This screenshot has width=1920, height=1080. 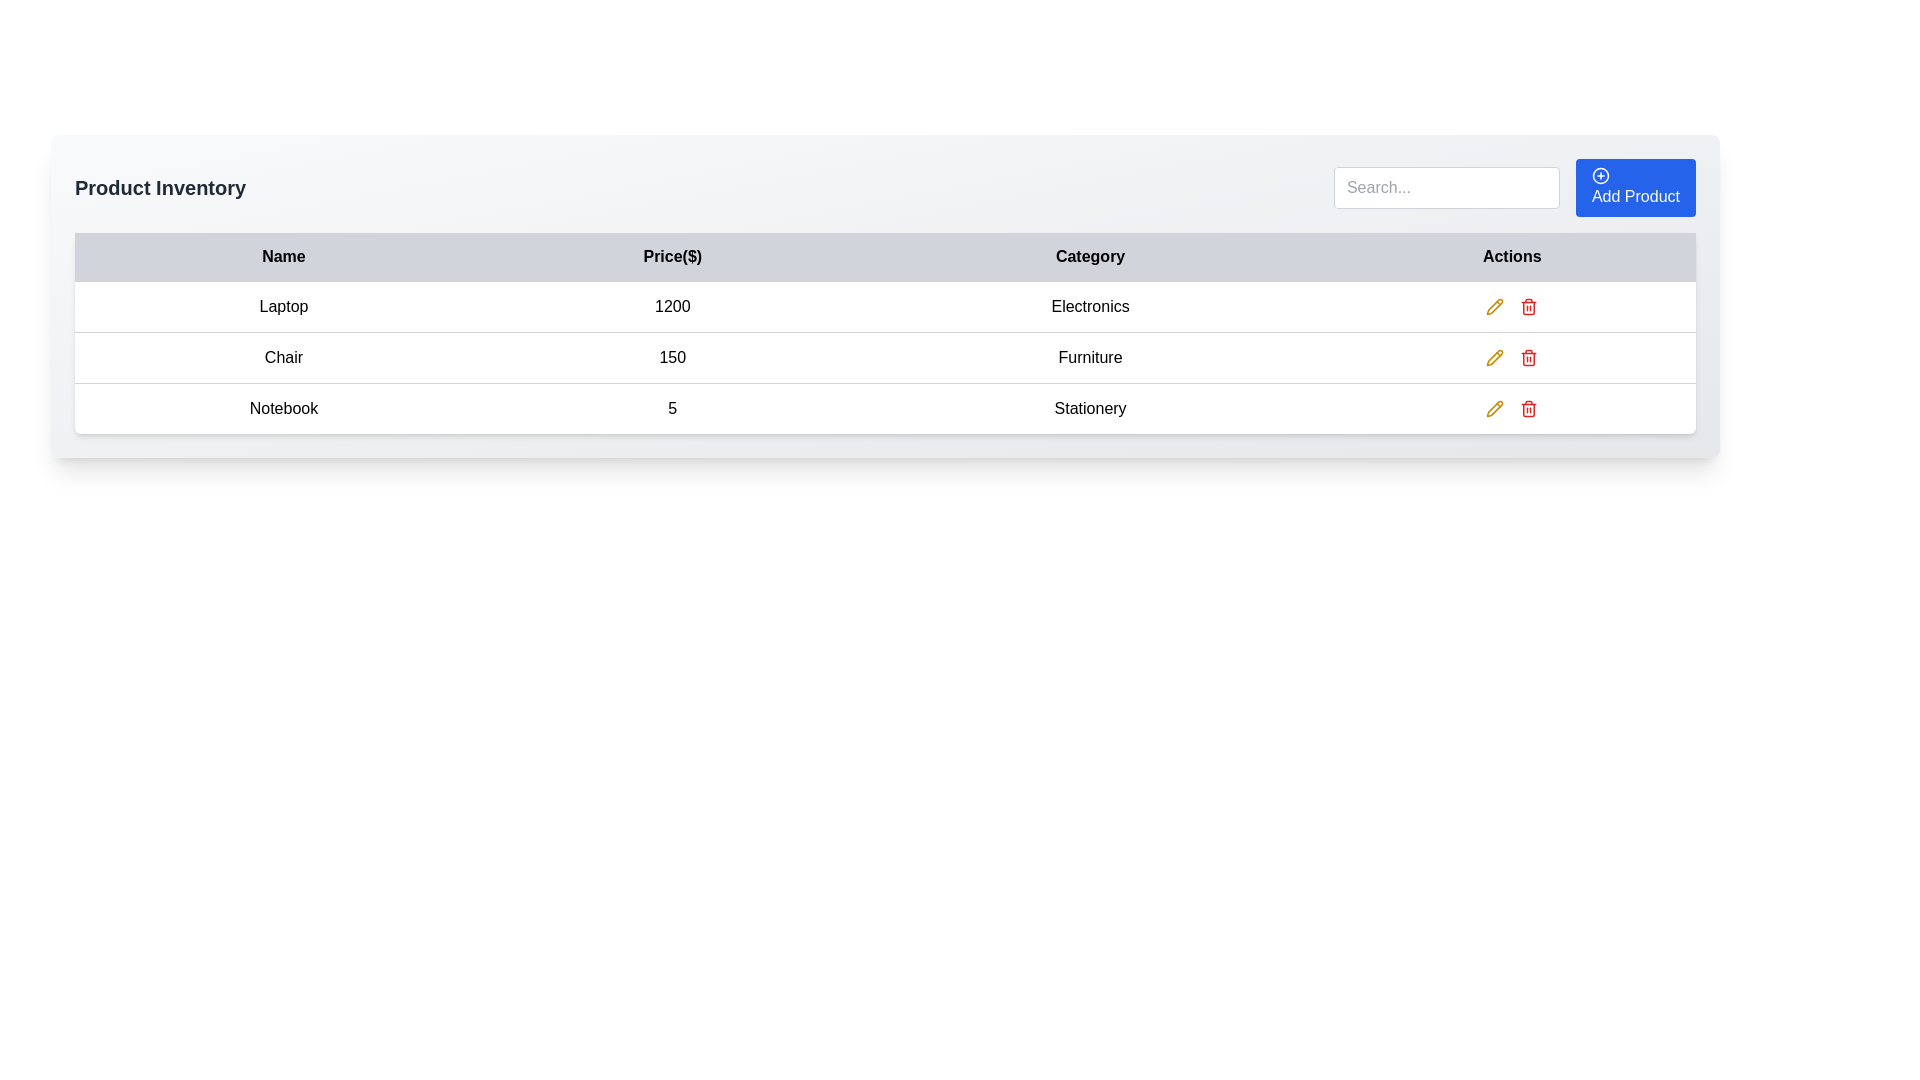 I want to click on the price text element located in the second column of the first row of the product inventory table, so click(x=672, y=307).